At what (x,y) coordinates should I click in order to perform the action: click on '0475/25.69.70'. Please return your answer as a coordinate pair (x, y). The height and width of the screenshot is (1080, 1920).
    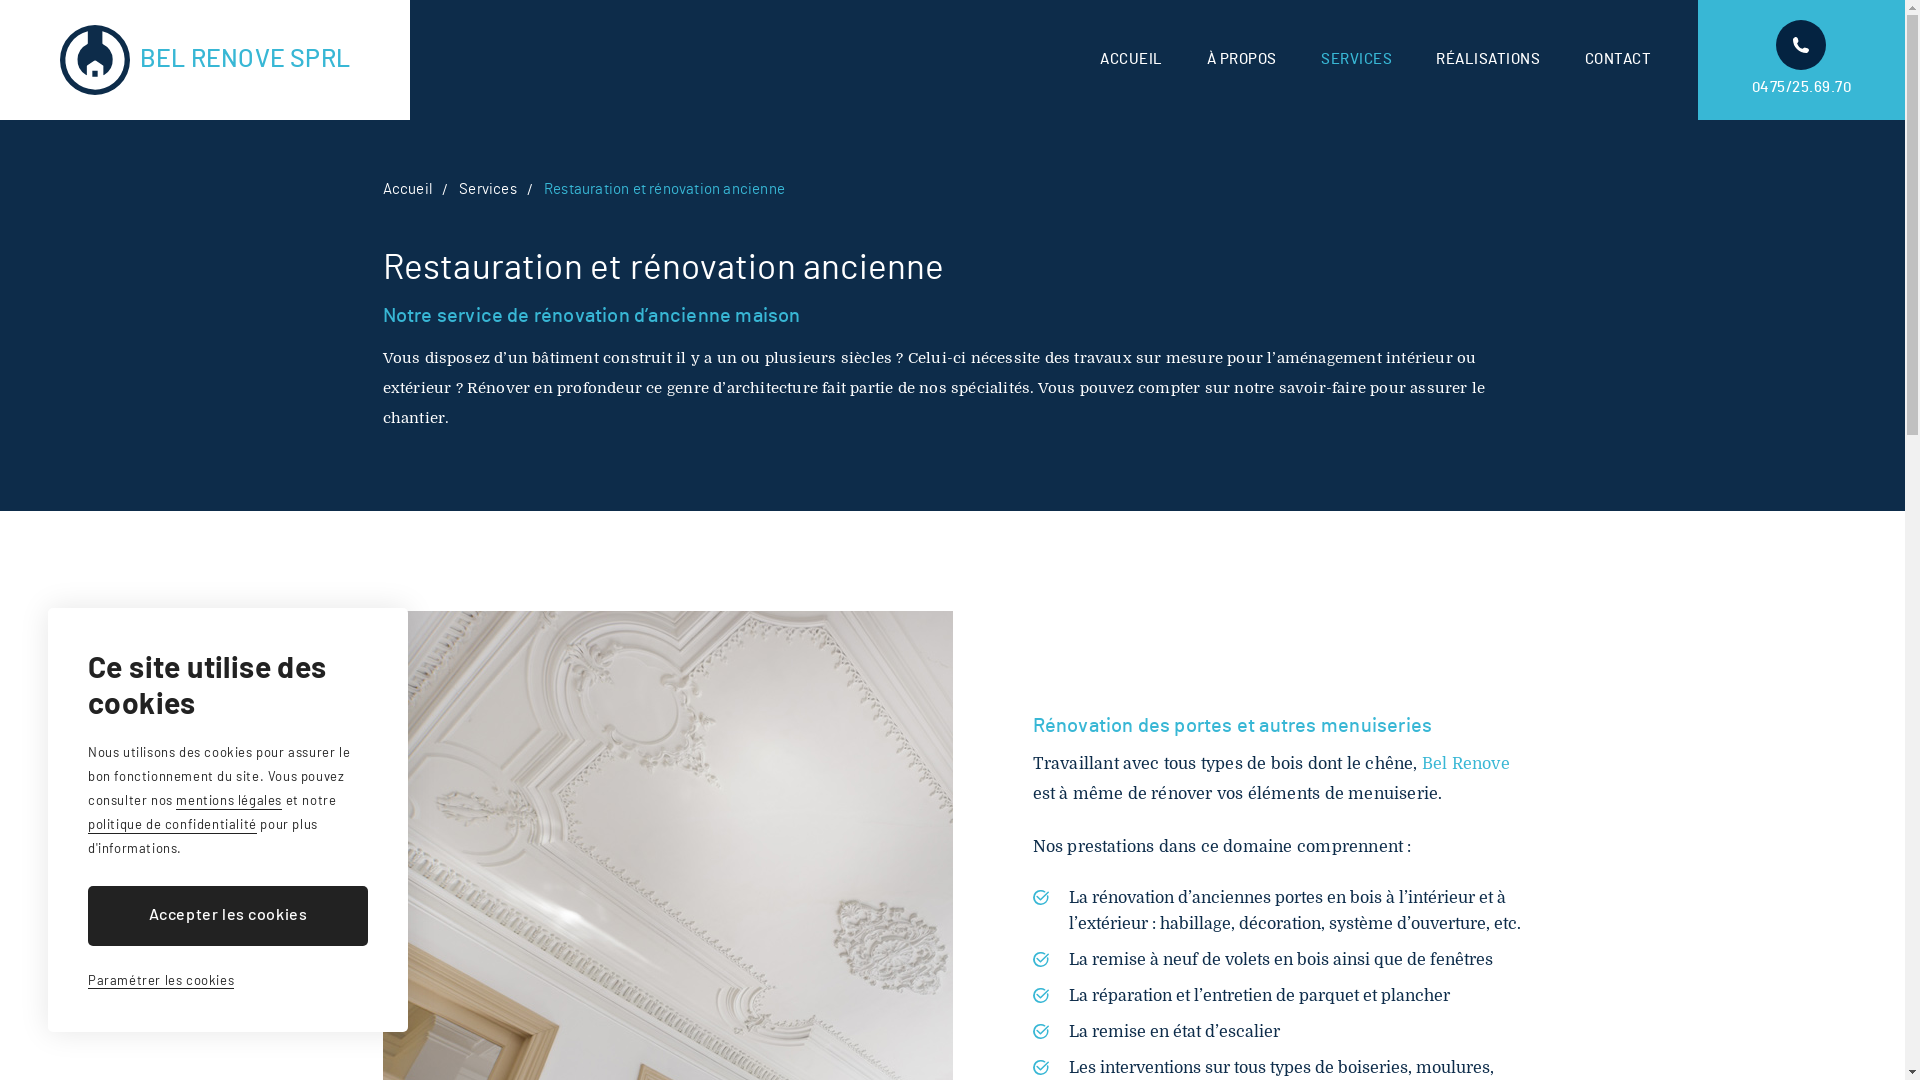
    Looking at the image, I should click on (1801, 59).